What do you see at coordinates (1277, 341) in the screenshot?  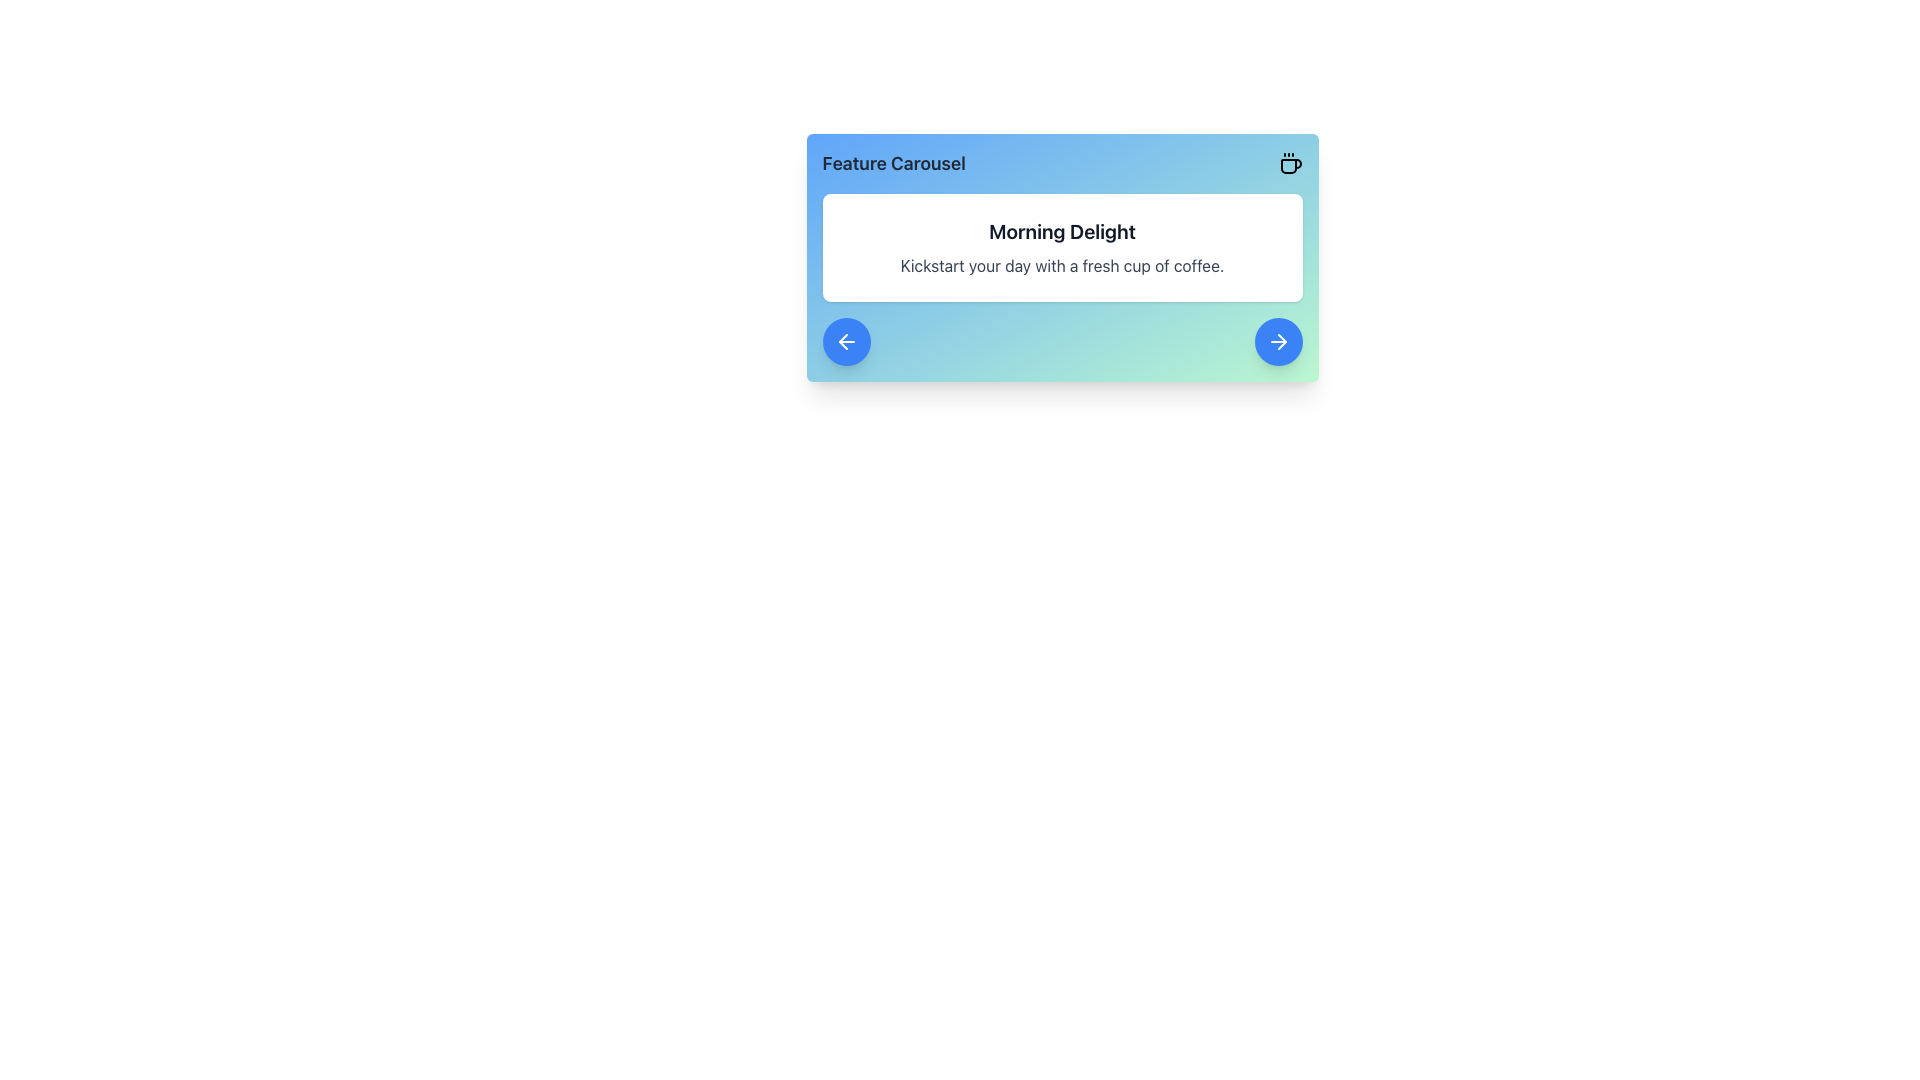 I see `the circular blue button with a white right arrow icon, located to the right of the rectangular content area titled 'Feature Carousel'` at bounding box center [1277, 341].